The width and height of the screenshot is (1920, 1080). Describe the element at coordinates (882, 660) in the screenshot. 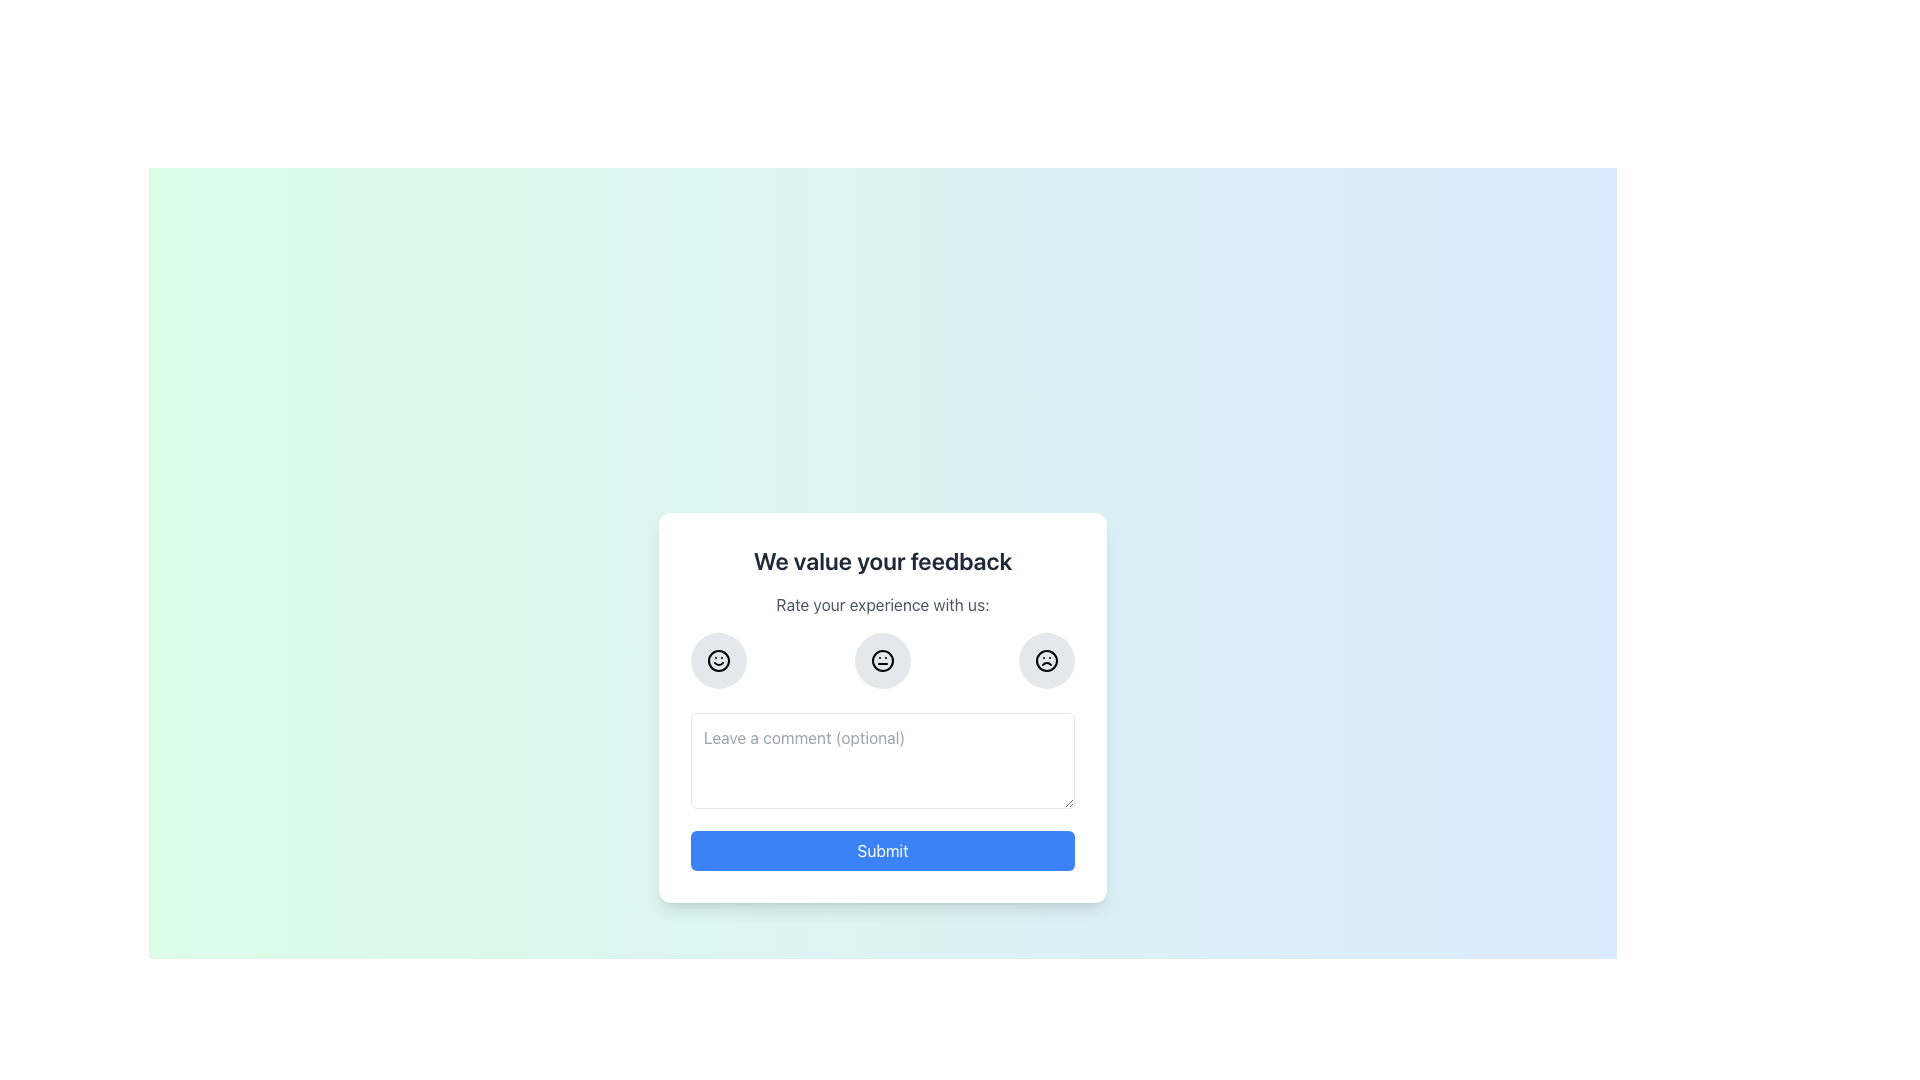

I see `the circular button with a neutral face icon, located in the center of a row of three buttons` at that location.